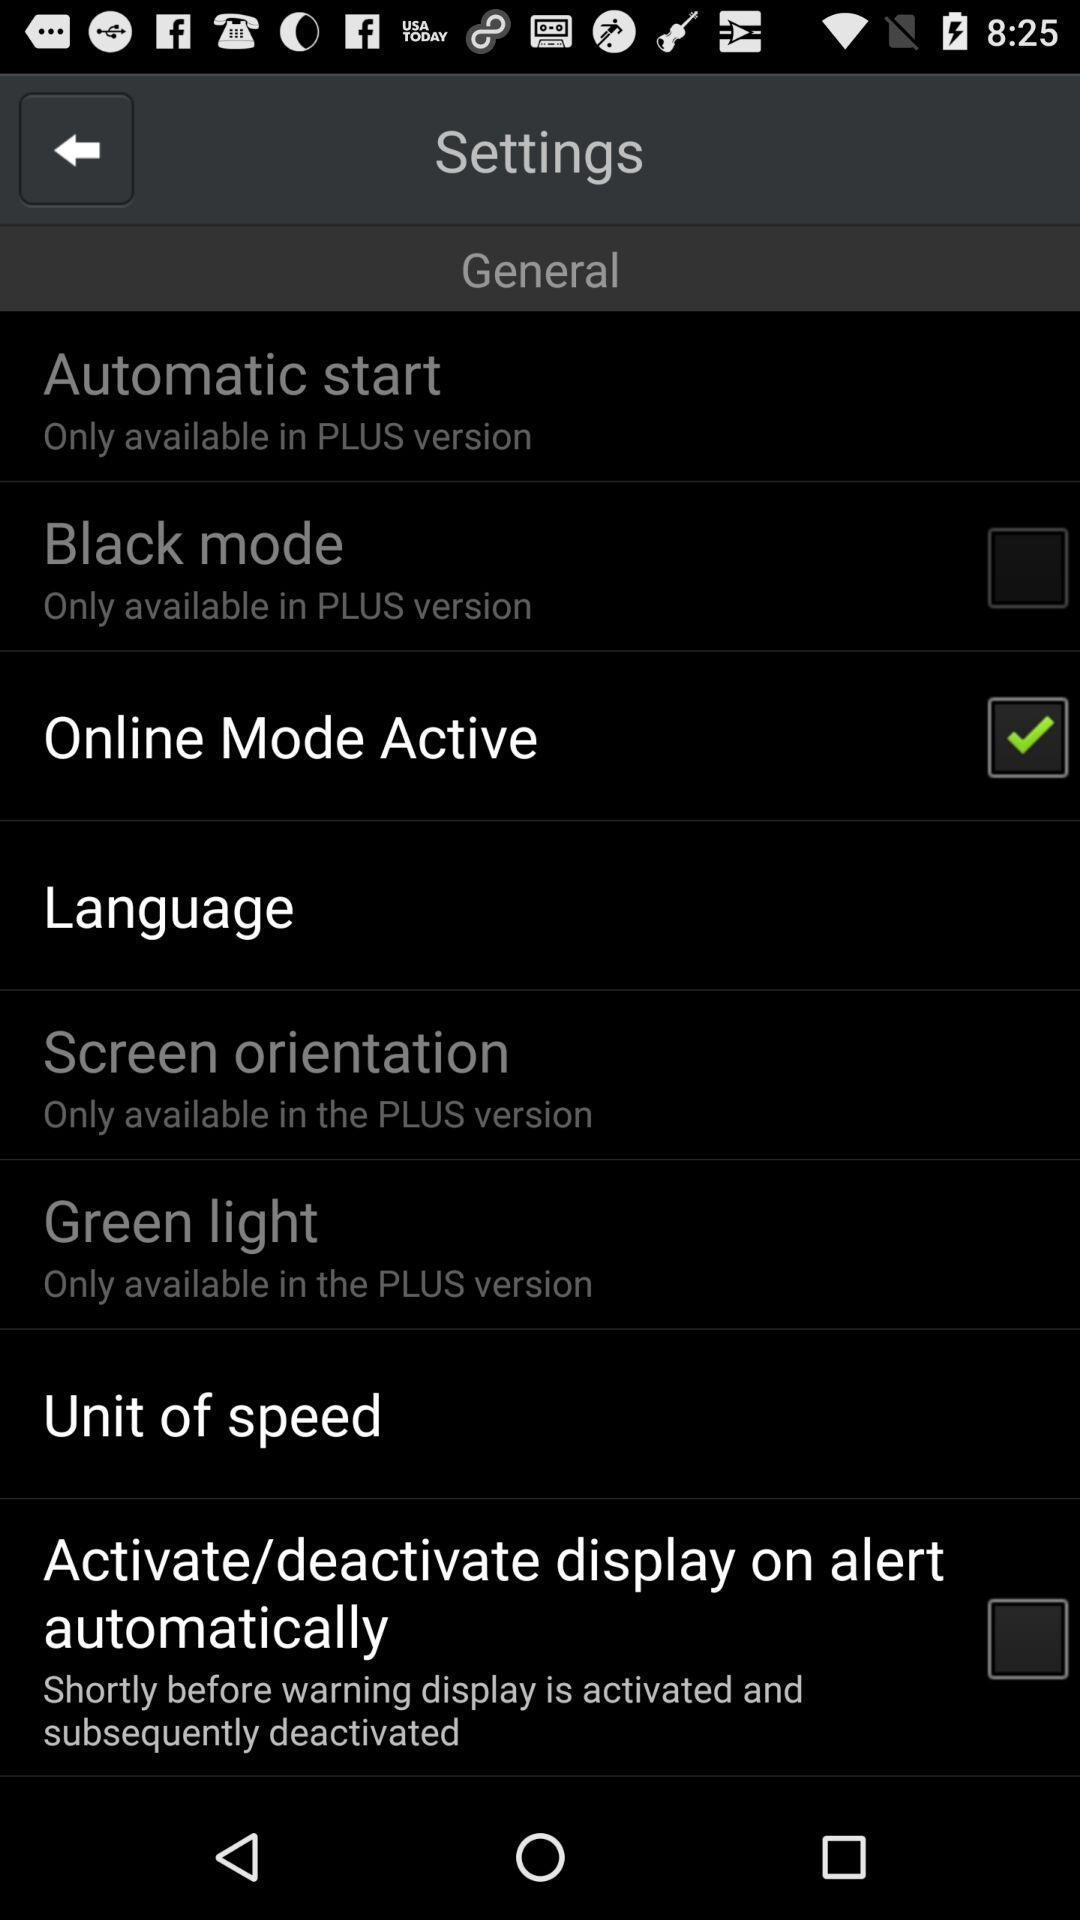 Image resolution: width=1080 pixels, height=1920 pixels. I want to click on online mode active item, so click(290, 734).